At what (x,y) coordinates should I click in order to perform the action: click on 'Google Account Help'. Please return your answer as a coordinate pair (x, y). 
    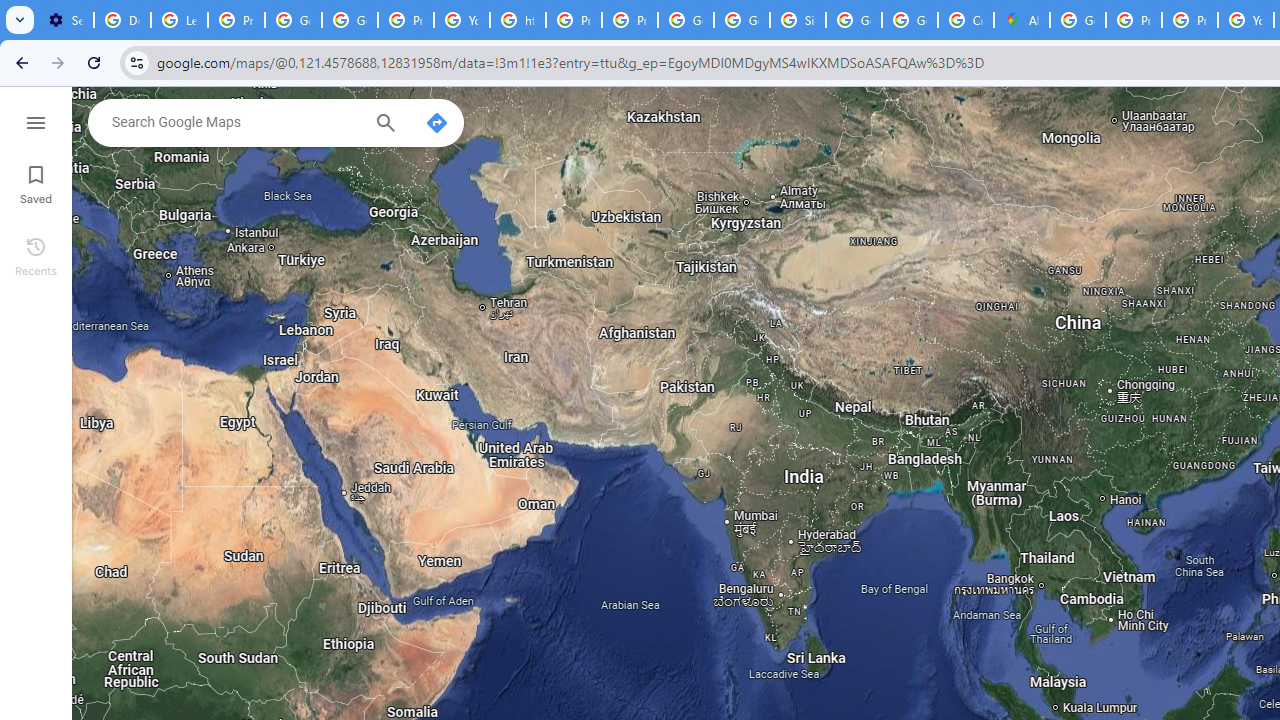
    Looking at the image, I should click on (292, 20).